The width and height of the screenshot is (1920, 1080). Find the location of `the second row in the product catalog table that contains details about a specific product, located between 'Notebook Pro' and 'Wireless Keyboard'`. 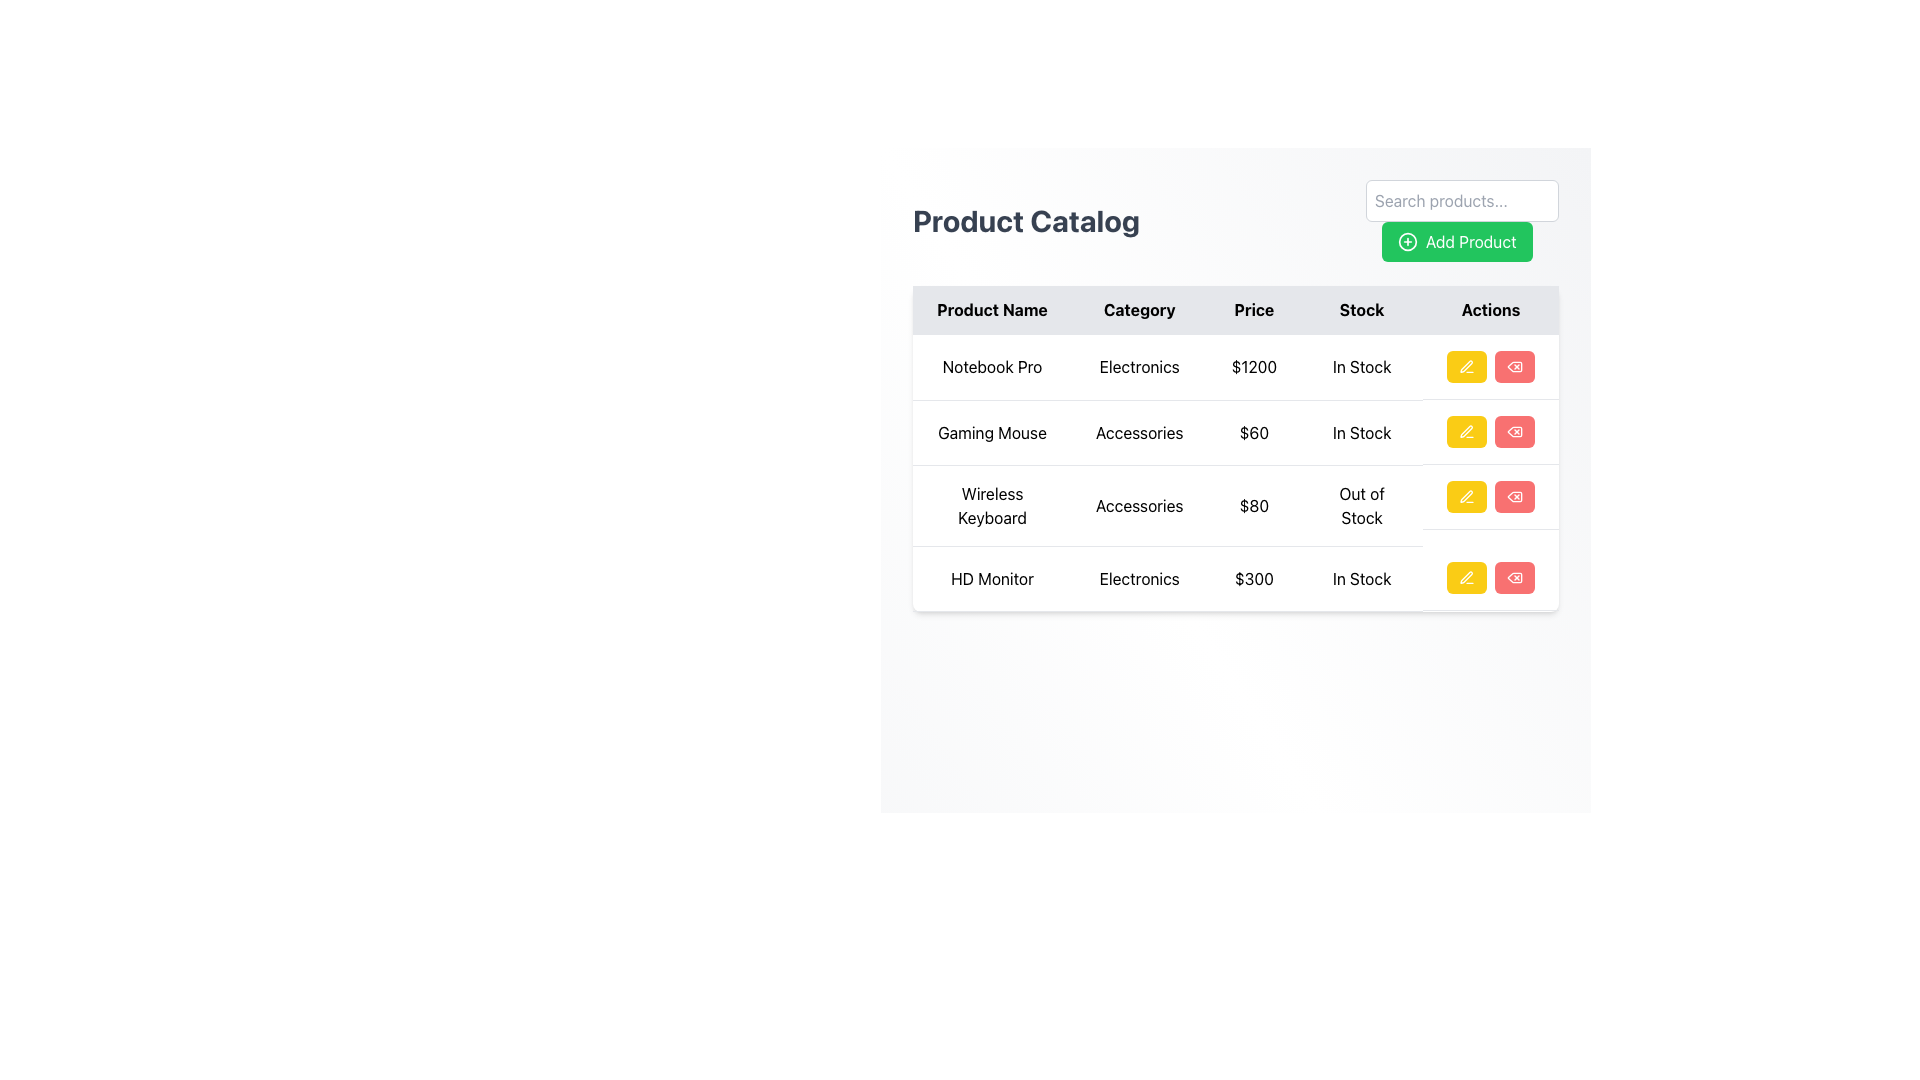

the second row in the product catalog table that contains details about a specific product, located between 'Notebook Pro' and 'Wireless Keyboard' is located at coordinates (1235, 431).